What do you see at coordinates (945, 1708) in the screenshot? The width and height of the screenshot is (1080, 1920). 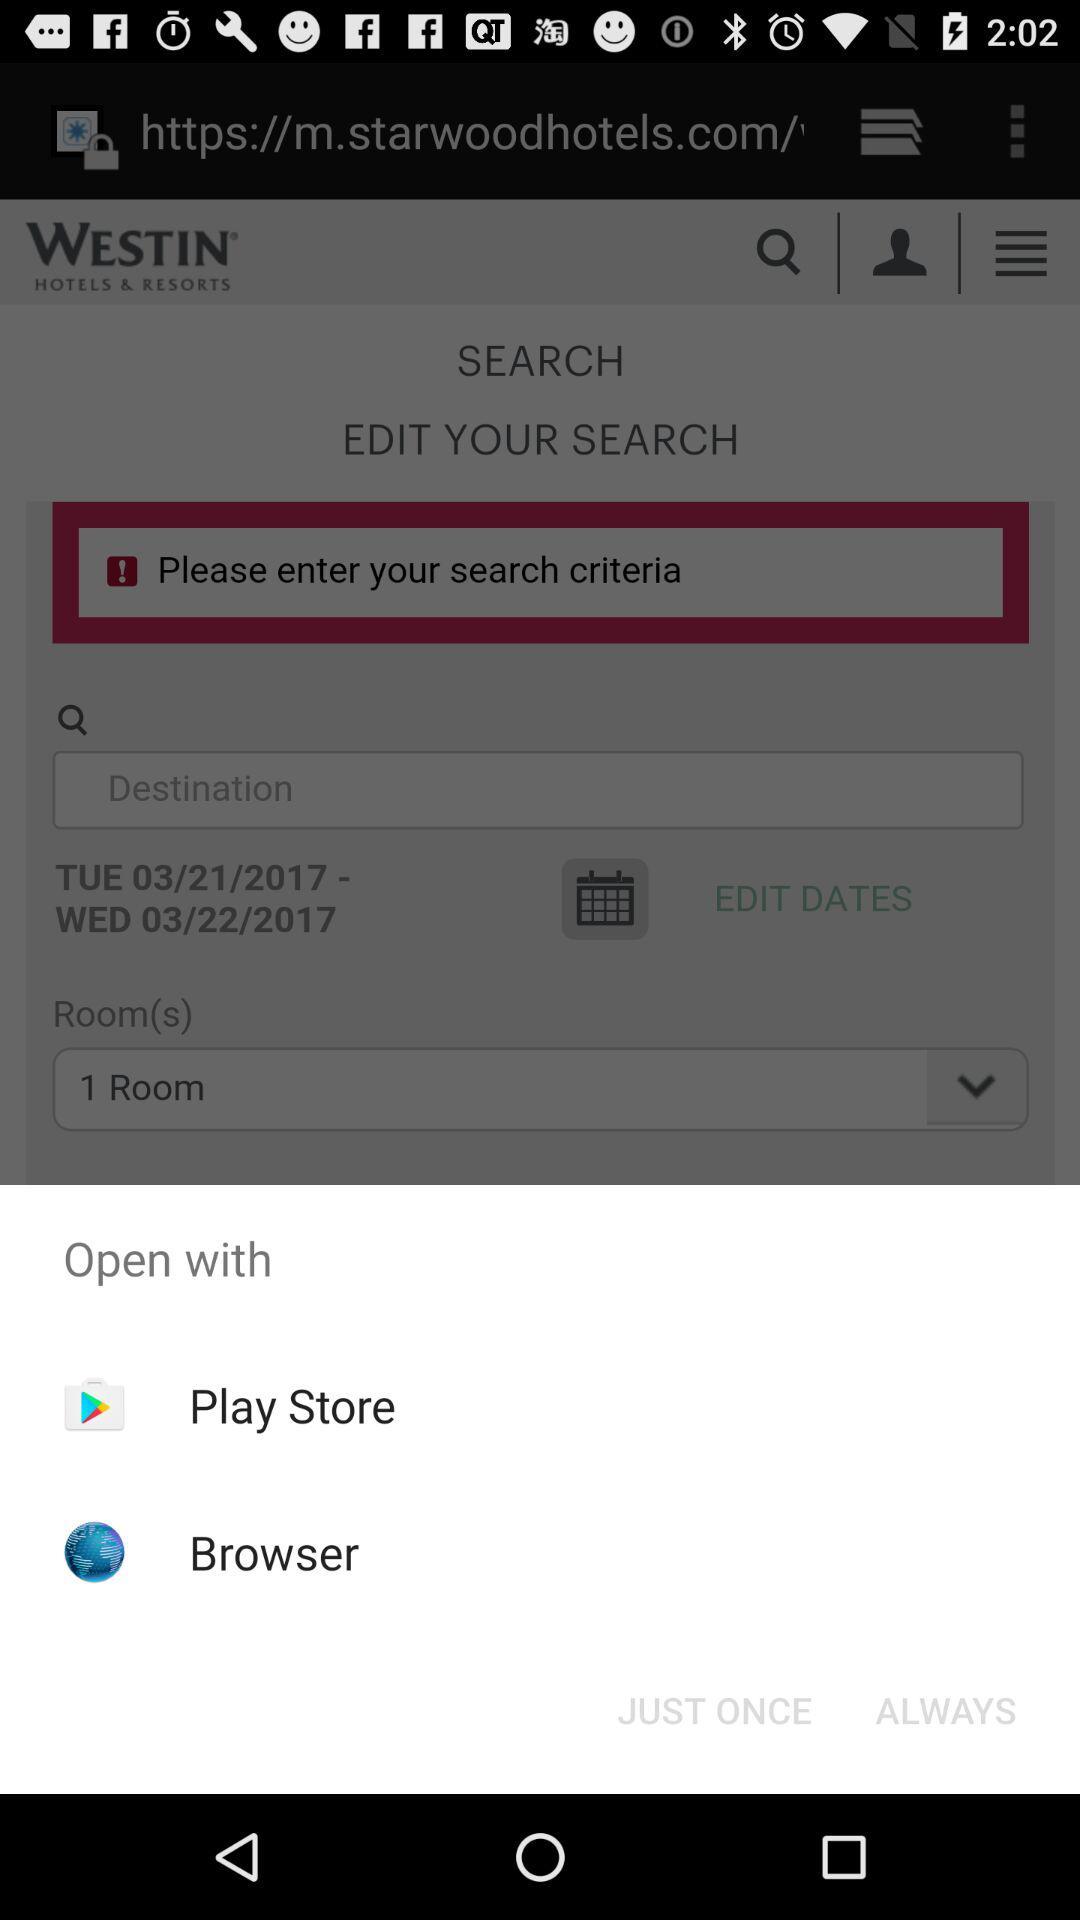 I see `the always button` at bounding box center [945, 1708].